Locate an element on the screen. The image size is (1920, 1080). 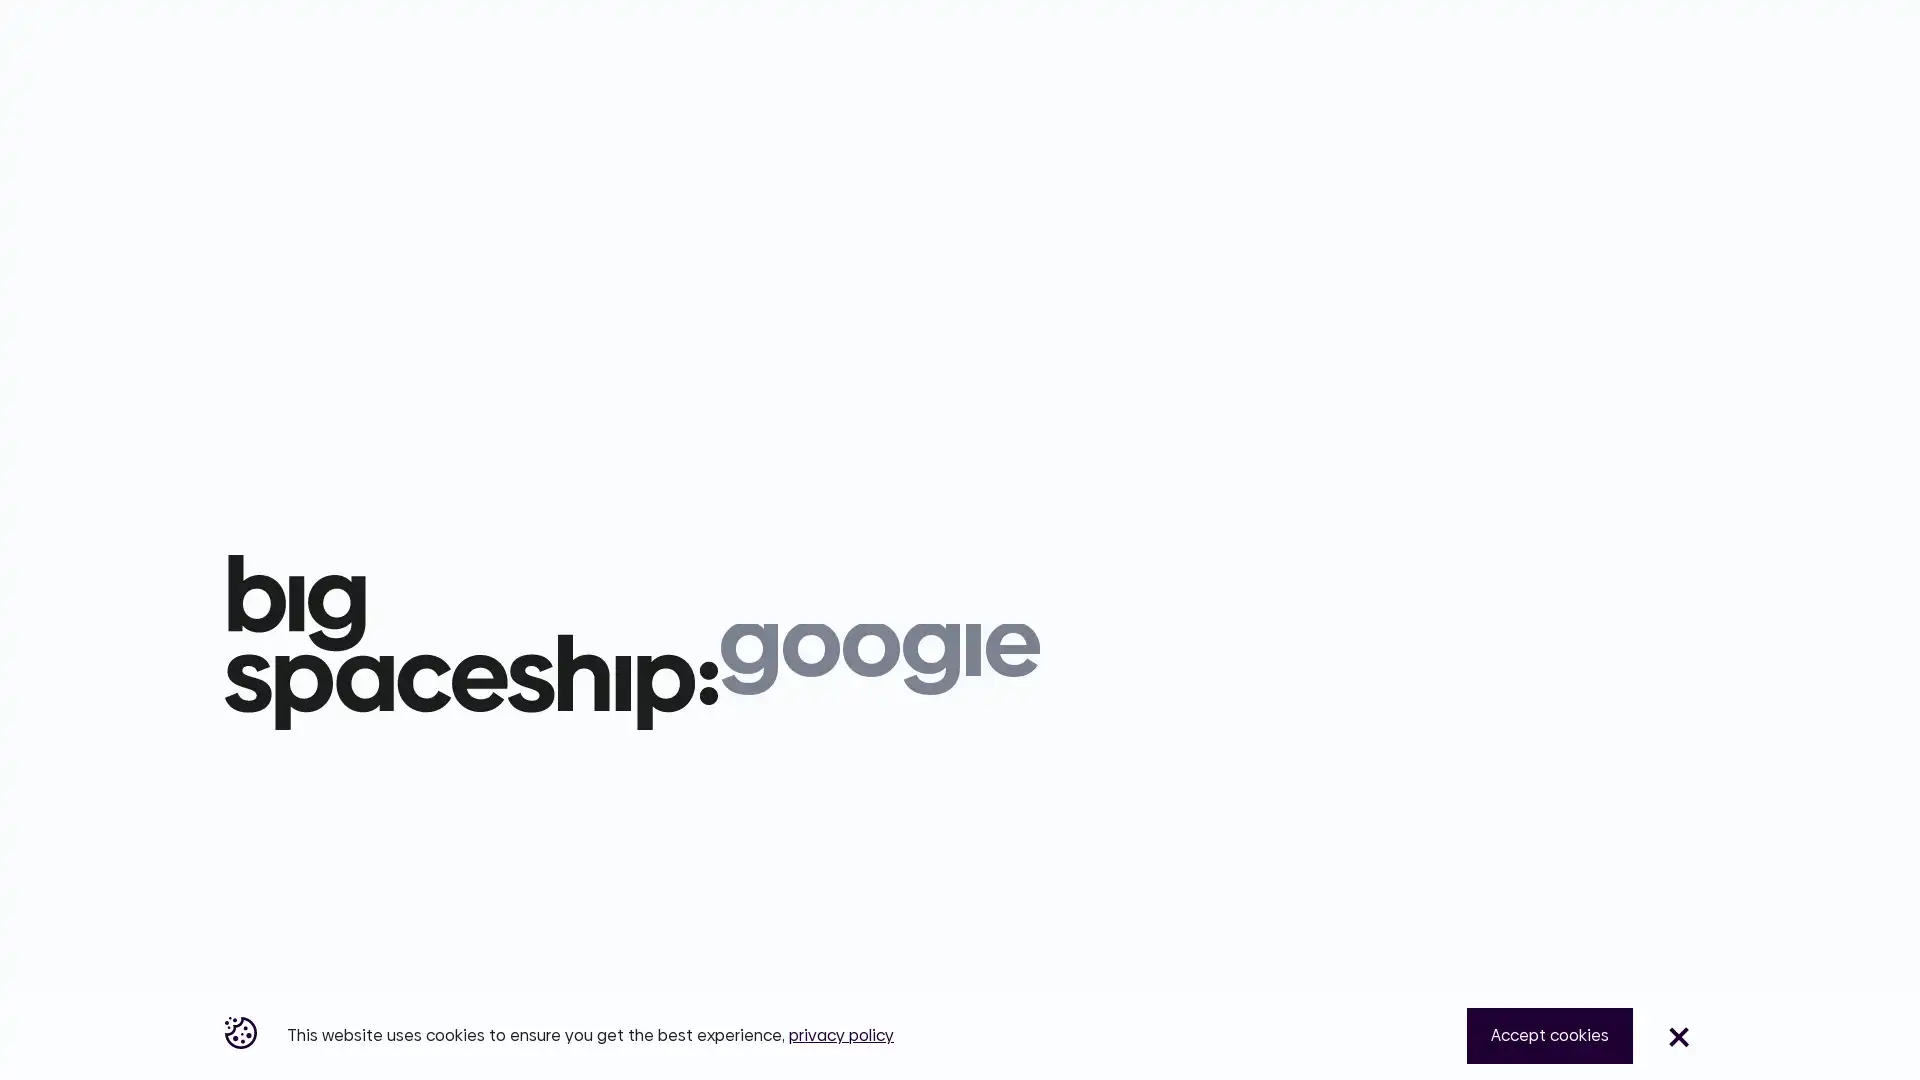
Close is located at coordinates (1679, 1036).